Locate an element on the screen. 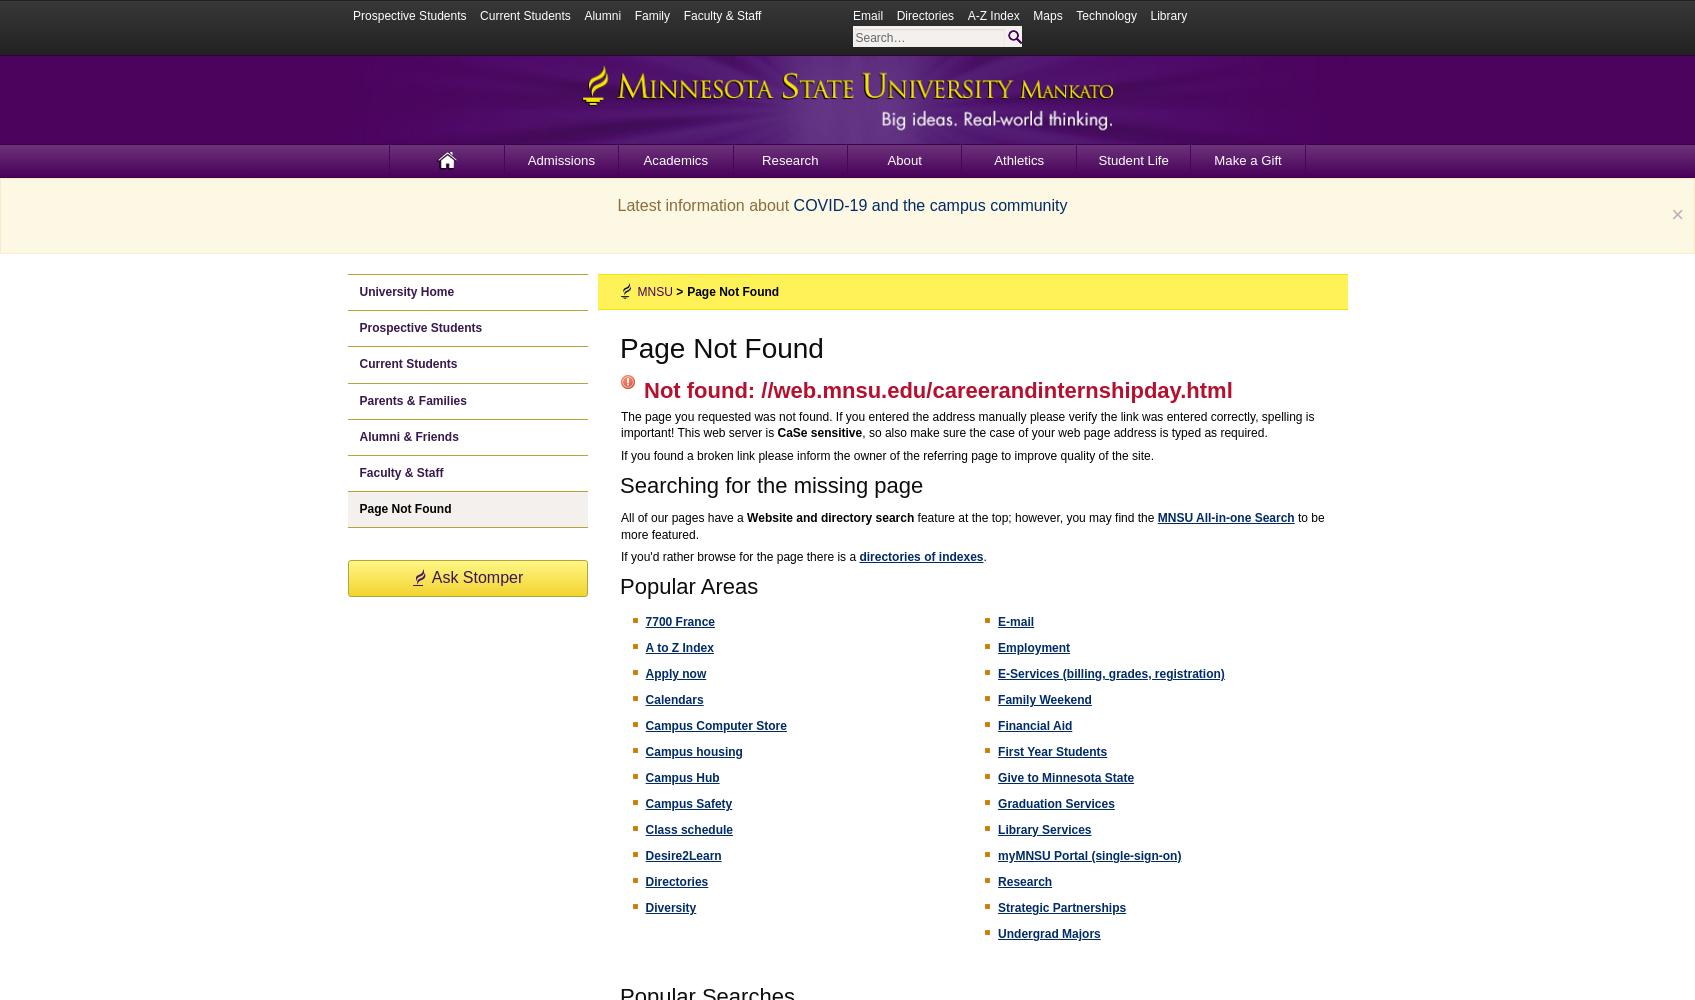 The image size is (1695, 1000). 'Searching for the missing page' is located at coordinates (770, 483).